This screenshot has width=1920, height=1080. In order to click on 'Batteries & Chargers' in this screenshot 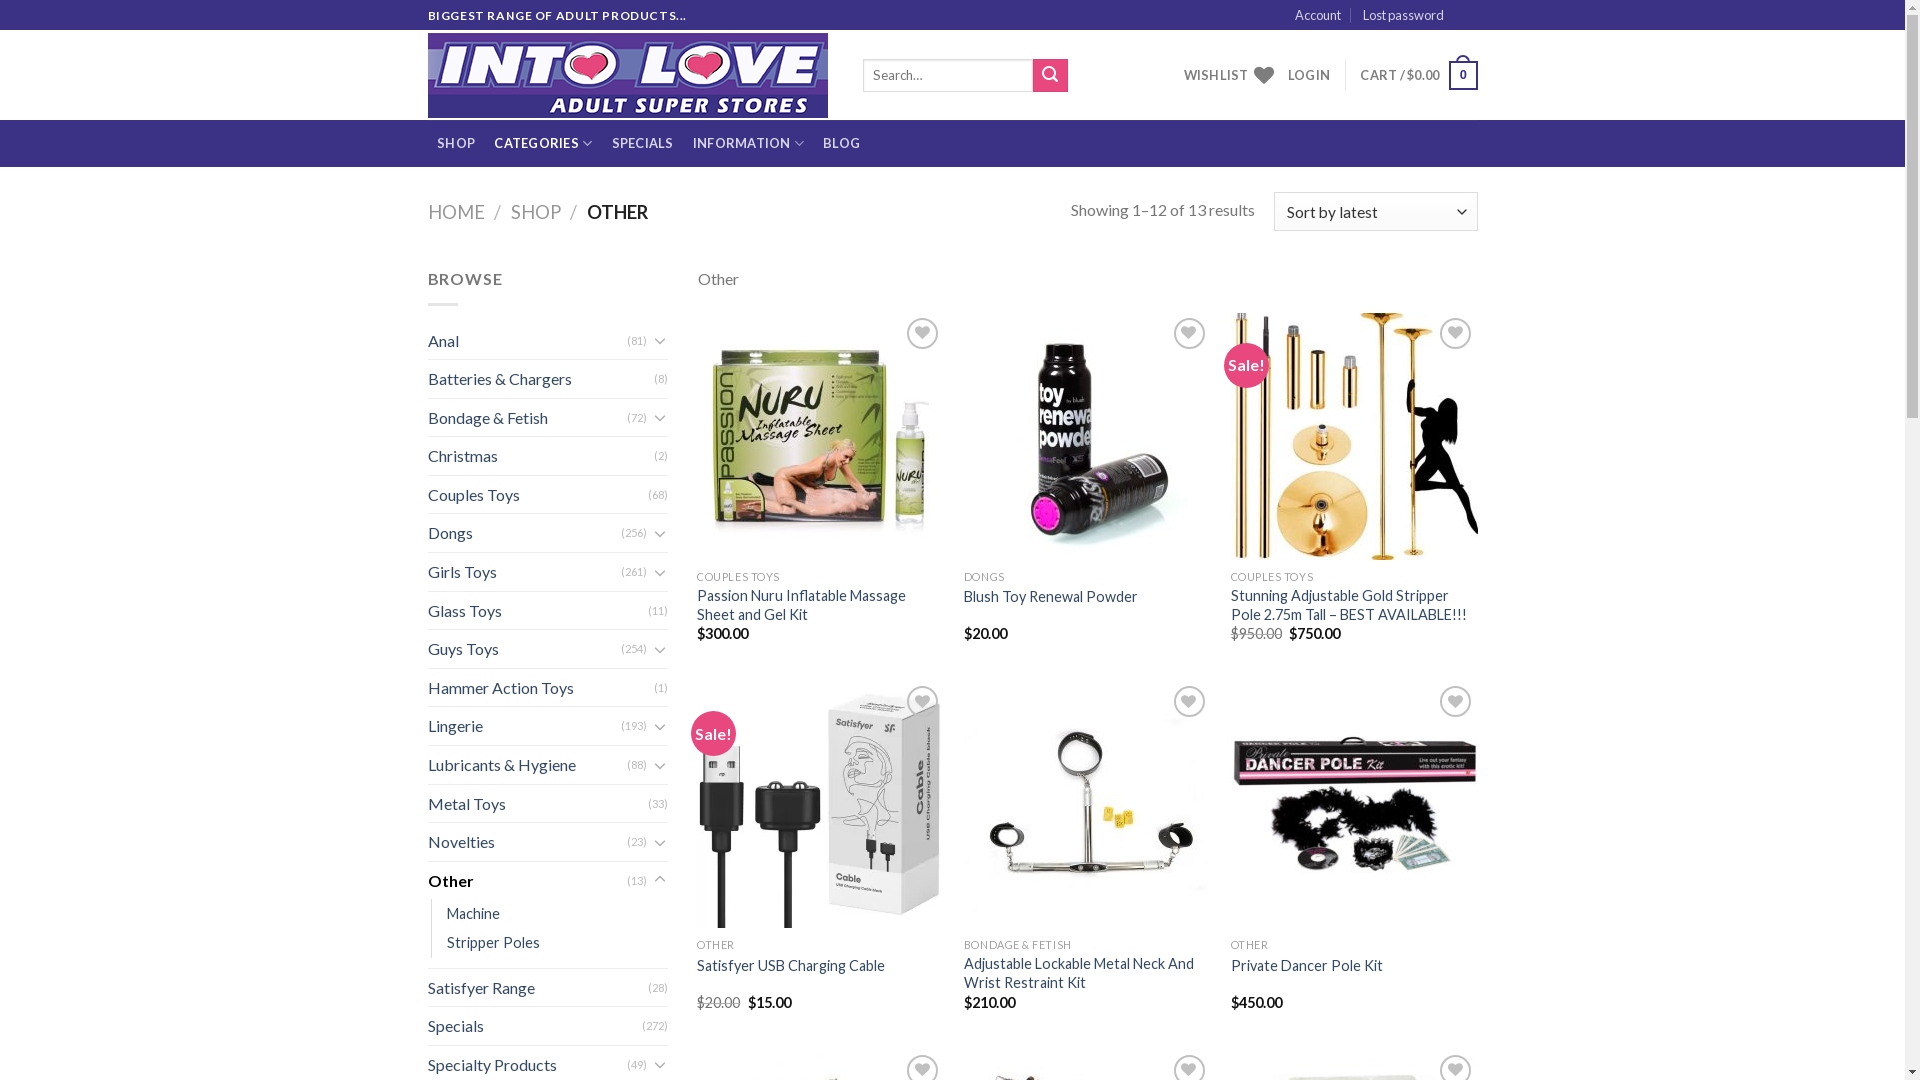, I will do `click(541, 378)`.